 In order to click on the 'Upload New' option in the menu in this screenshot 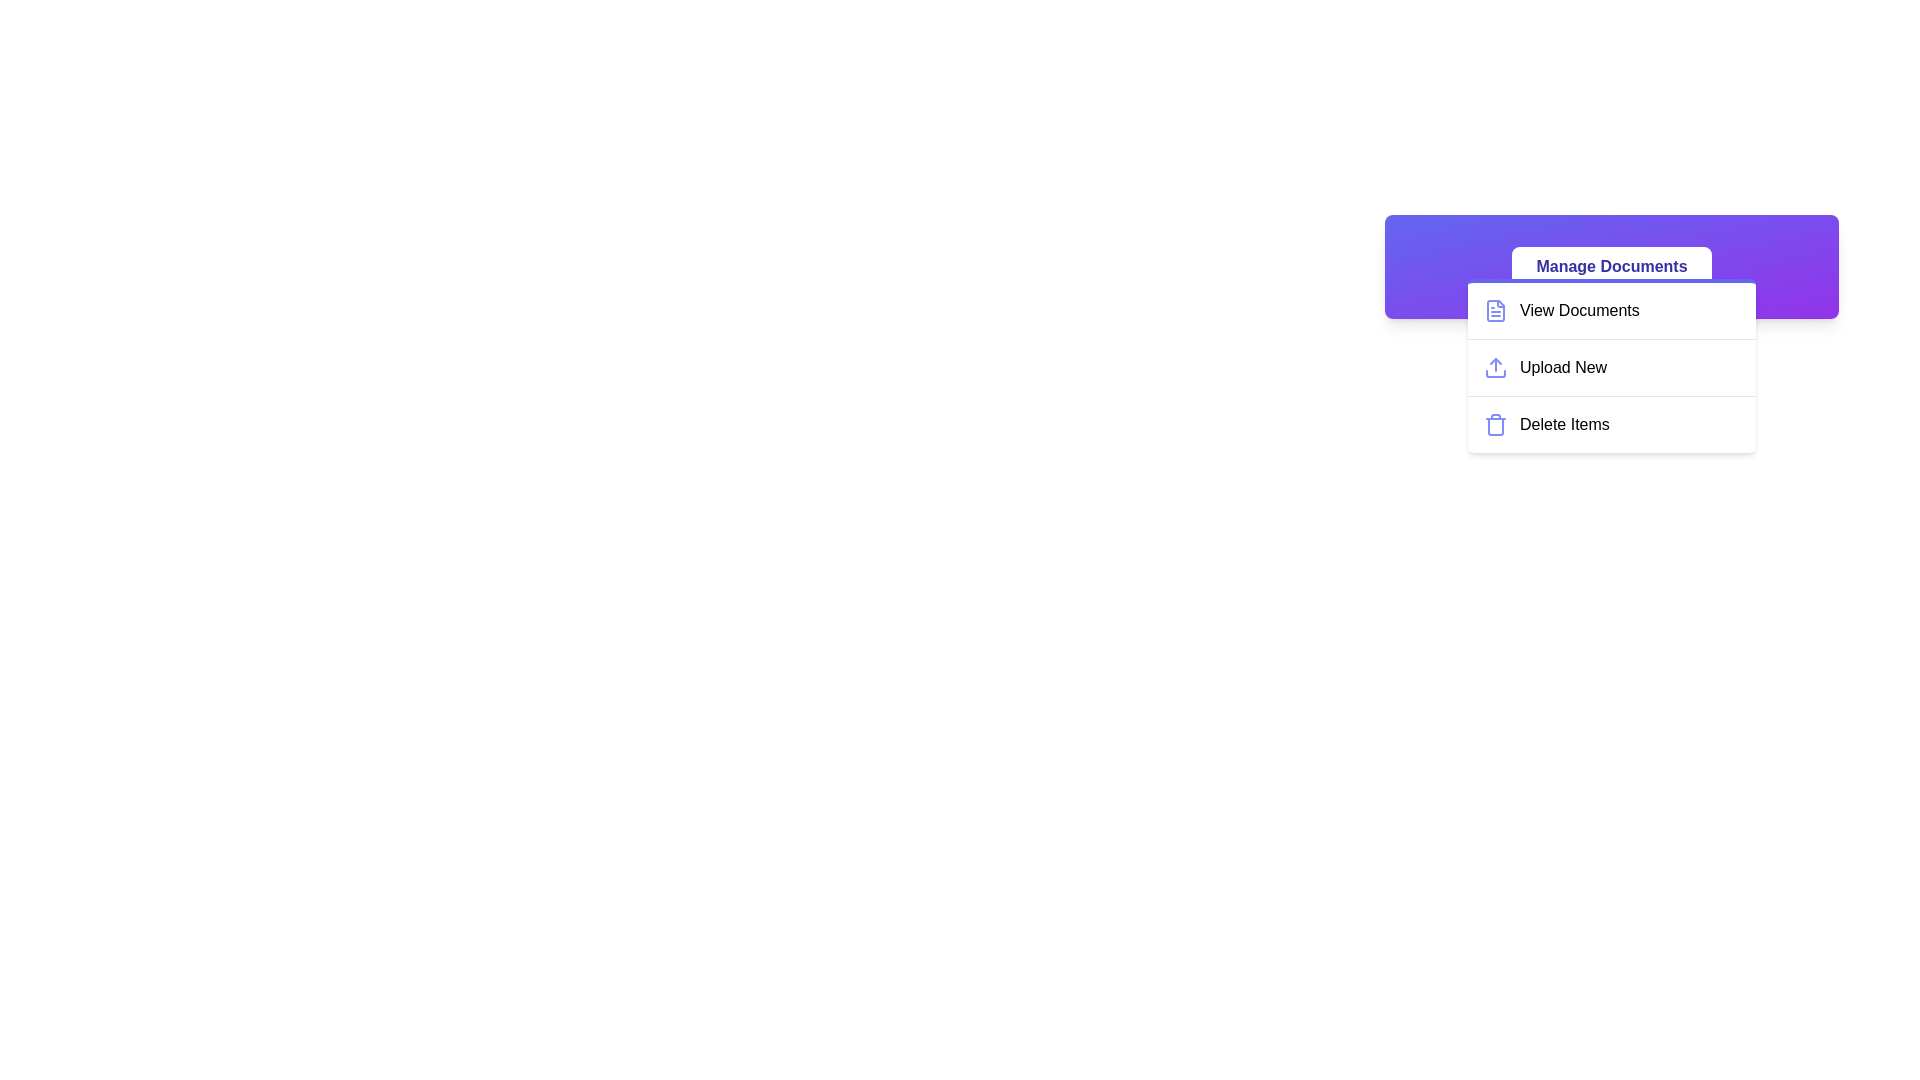, I will do `click(1612, 367)`.